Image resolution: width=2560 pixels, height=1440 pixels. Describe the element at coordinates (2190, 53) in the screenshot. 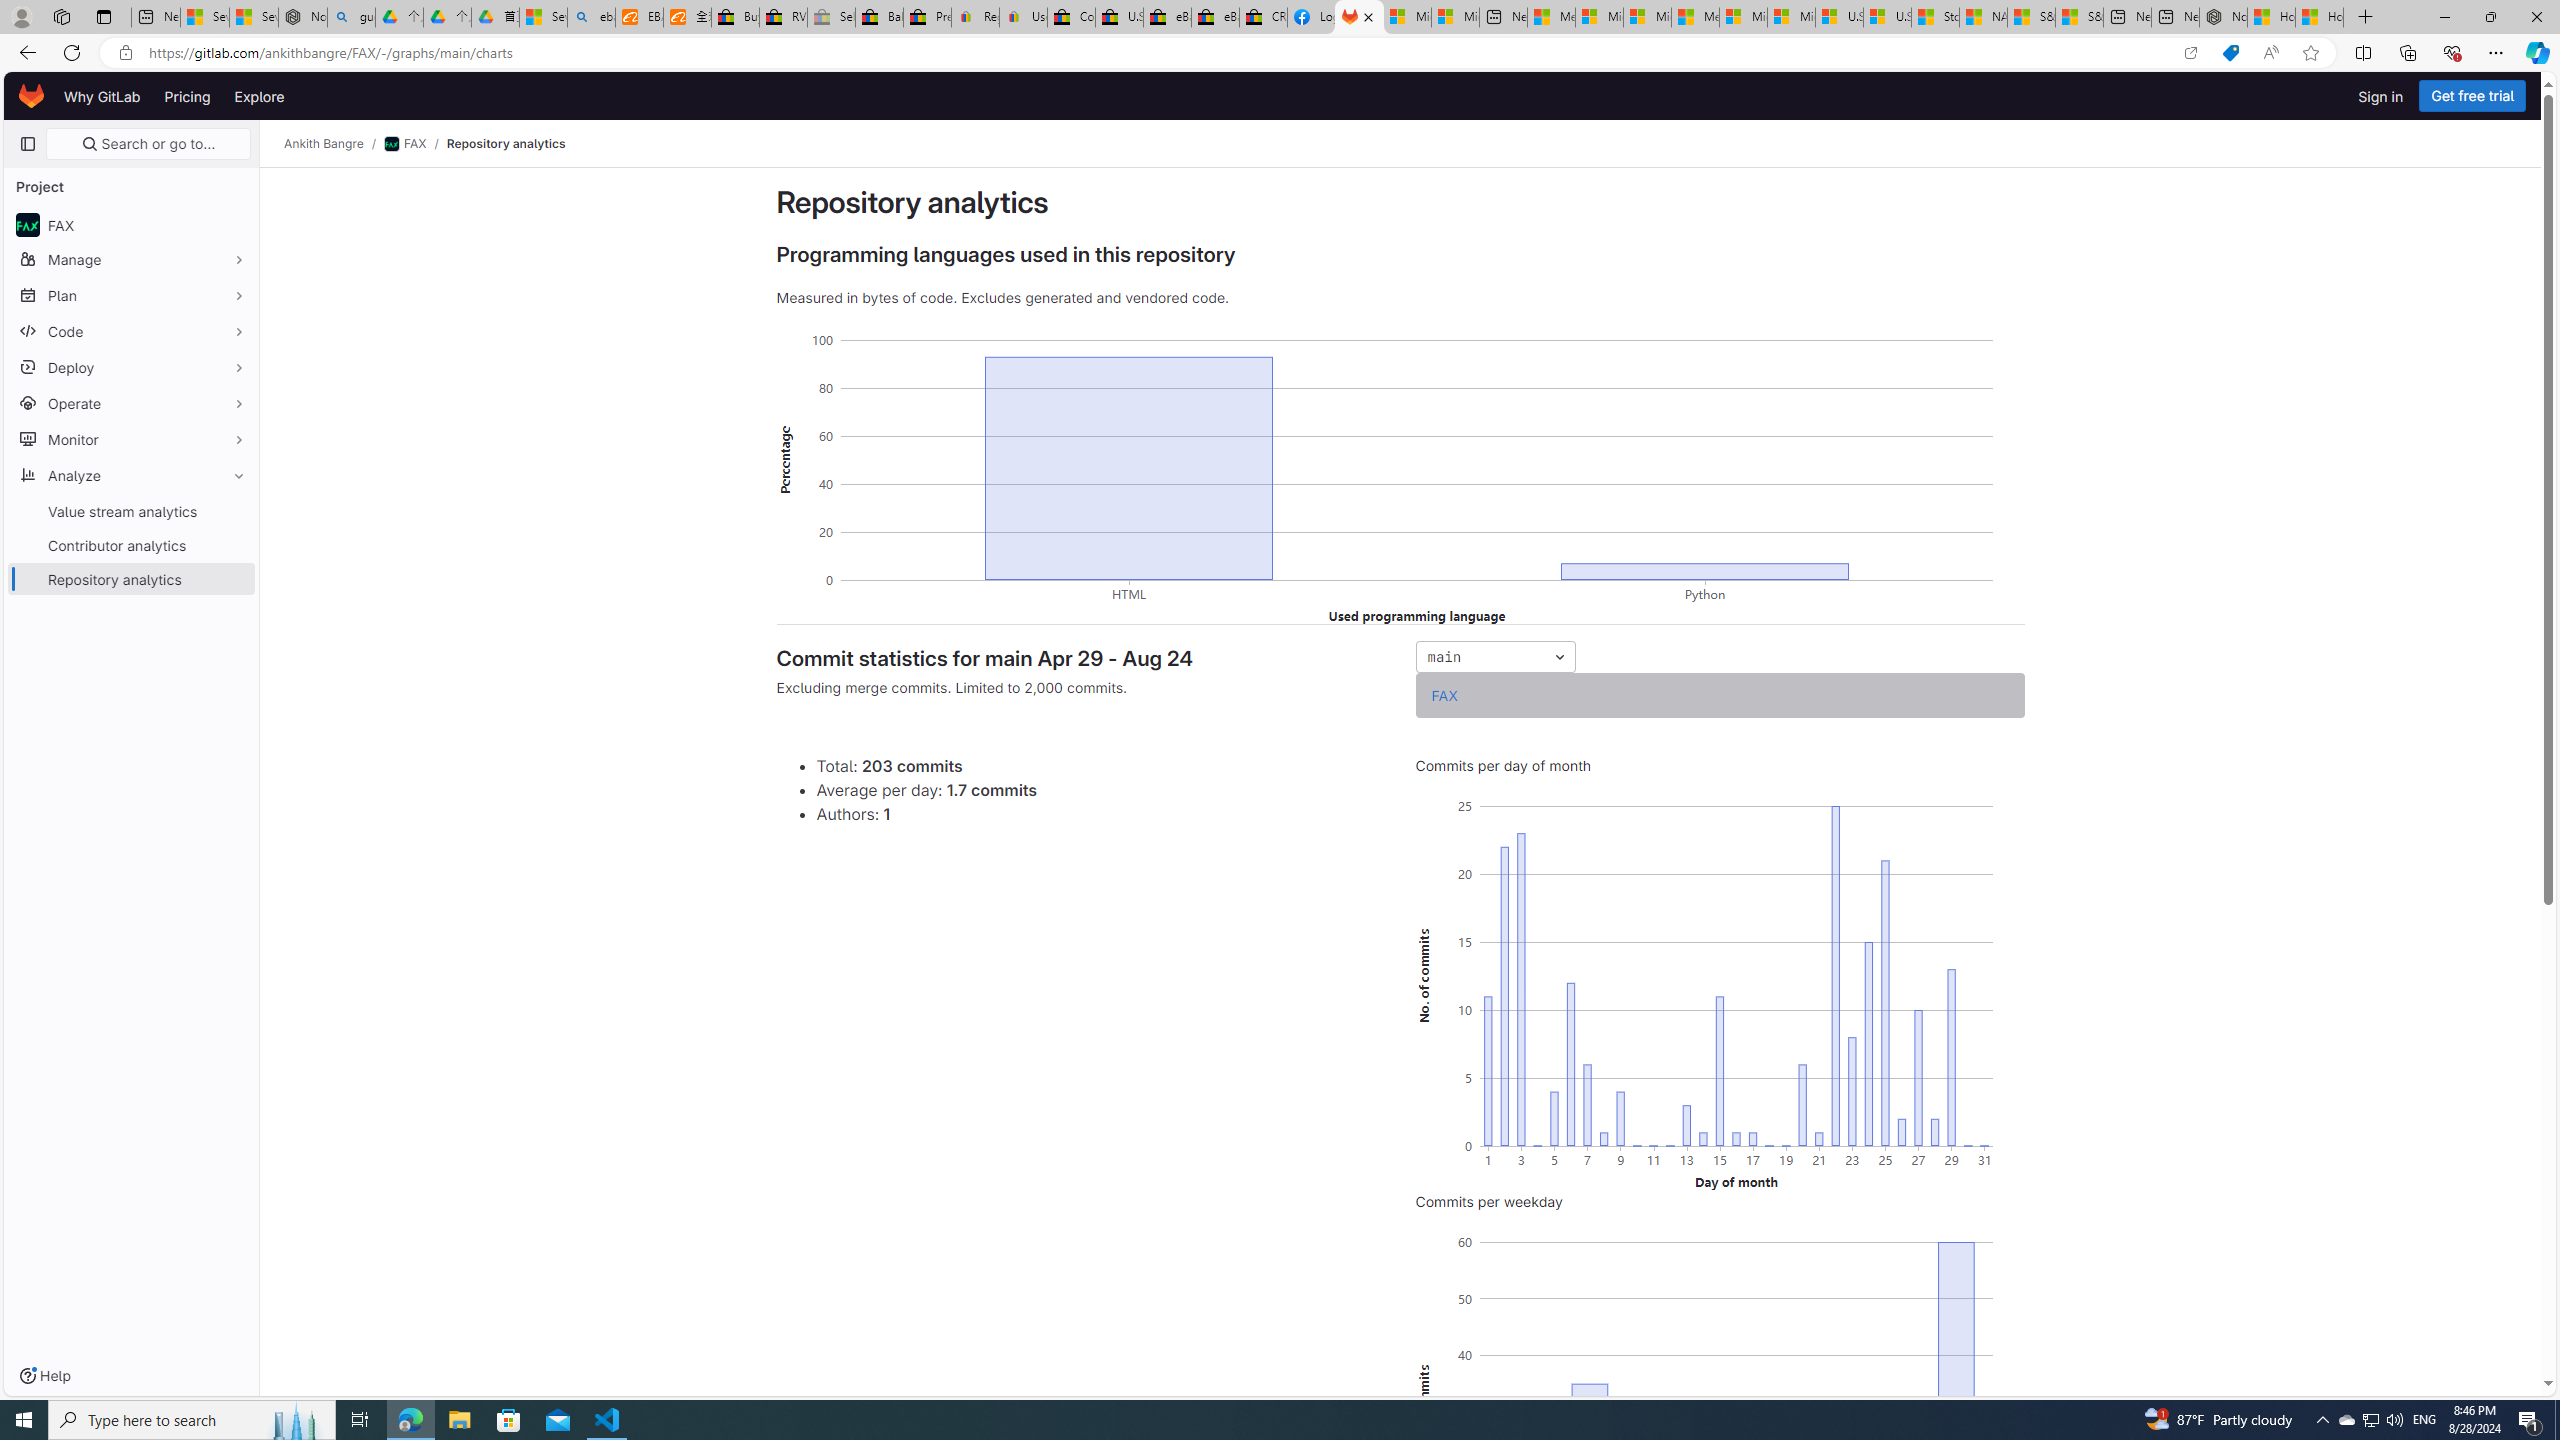

I see `'Open in app'` at that location.